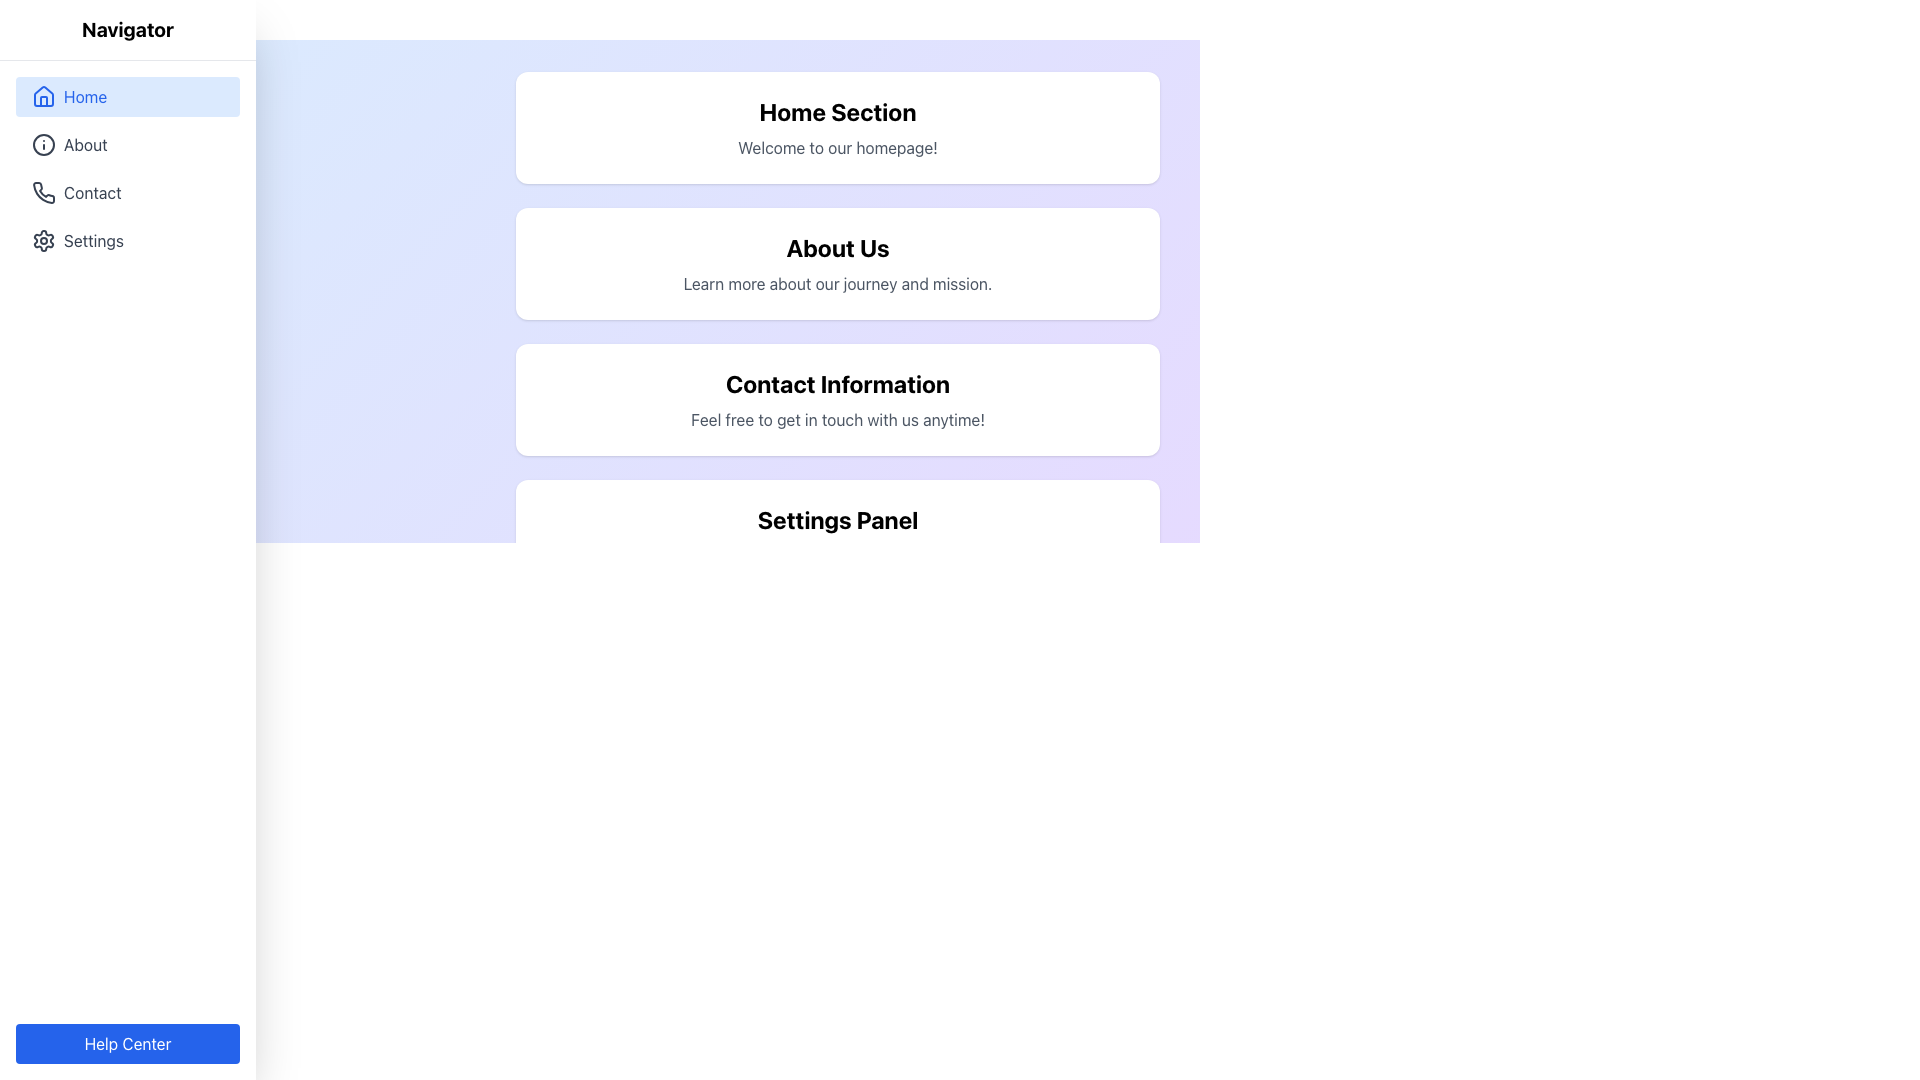 The height and width of the screenshot is (1080, 1920). What do you see at coordinates (838, 419) in the screenshot?
I see `the static text displaying 'Feel free to get in touch with us anytime!' which is located under the 'Contact Information' heading` at bounding box center [838, 419].